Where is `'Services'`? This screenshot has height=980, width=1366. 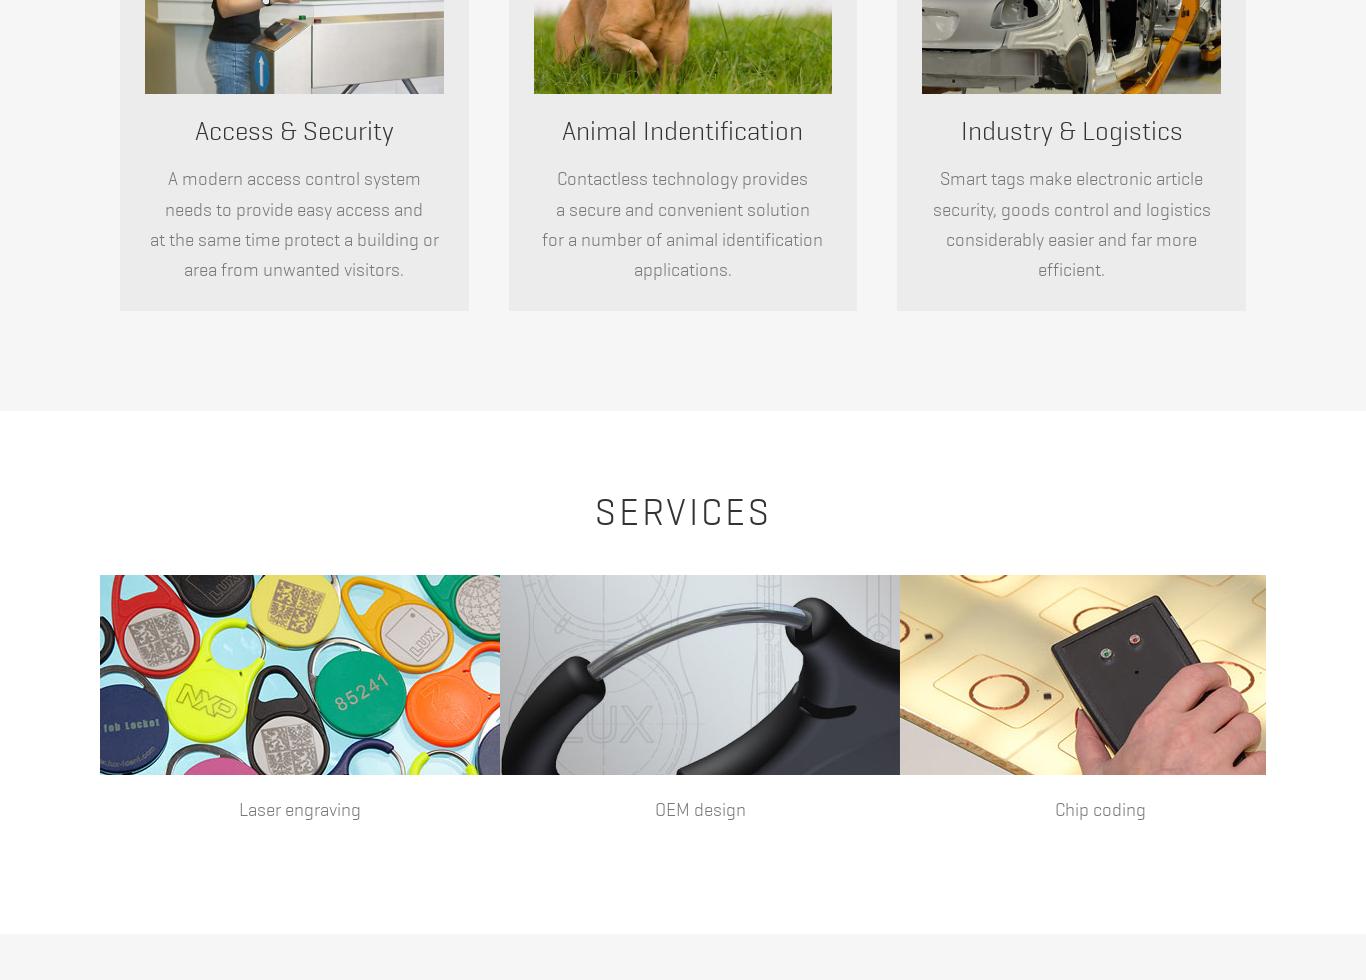
'Services' is located at coordinates (592, 511).